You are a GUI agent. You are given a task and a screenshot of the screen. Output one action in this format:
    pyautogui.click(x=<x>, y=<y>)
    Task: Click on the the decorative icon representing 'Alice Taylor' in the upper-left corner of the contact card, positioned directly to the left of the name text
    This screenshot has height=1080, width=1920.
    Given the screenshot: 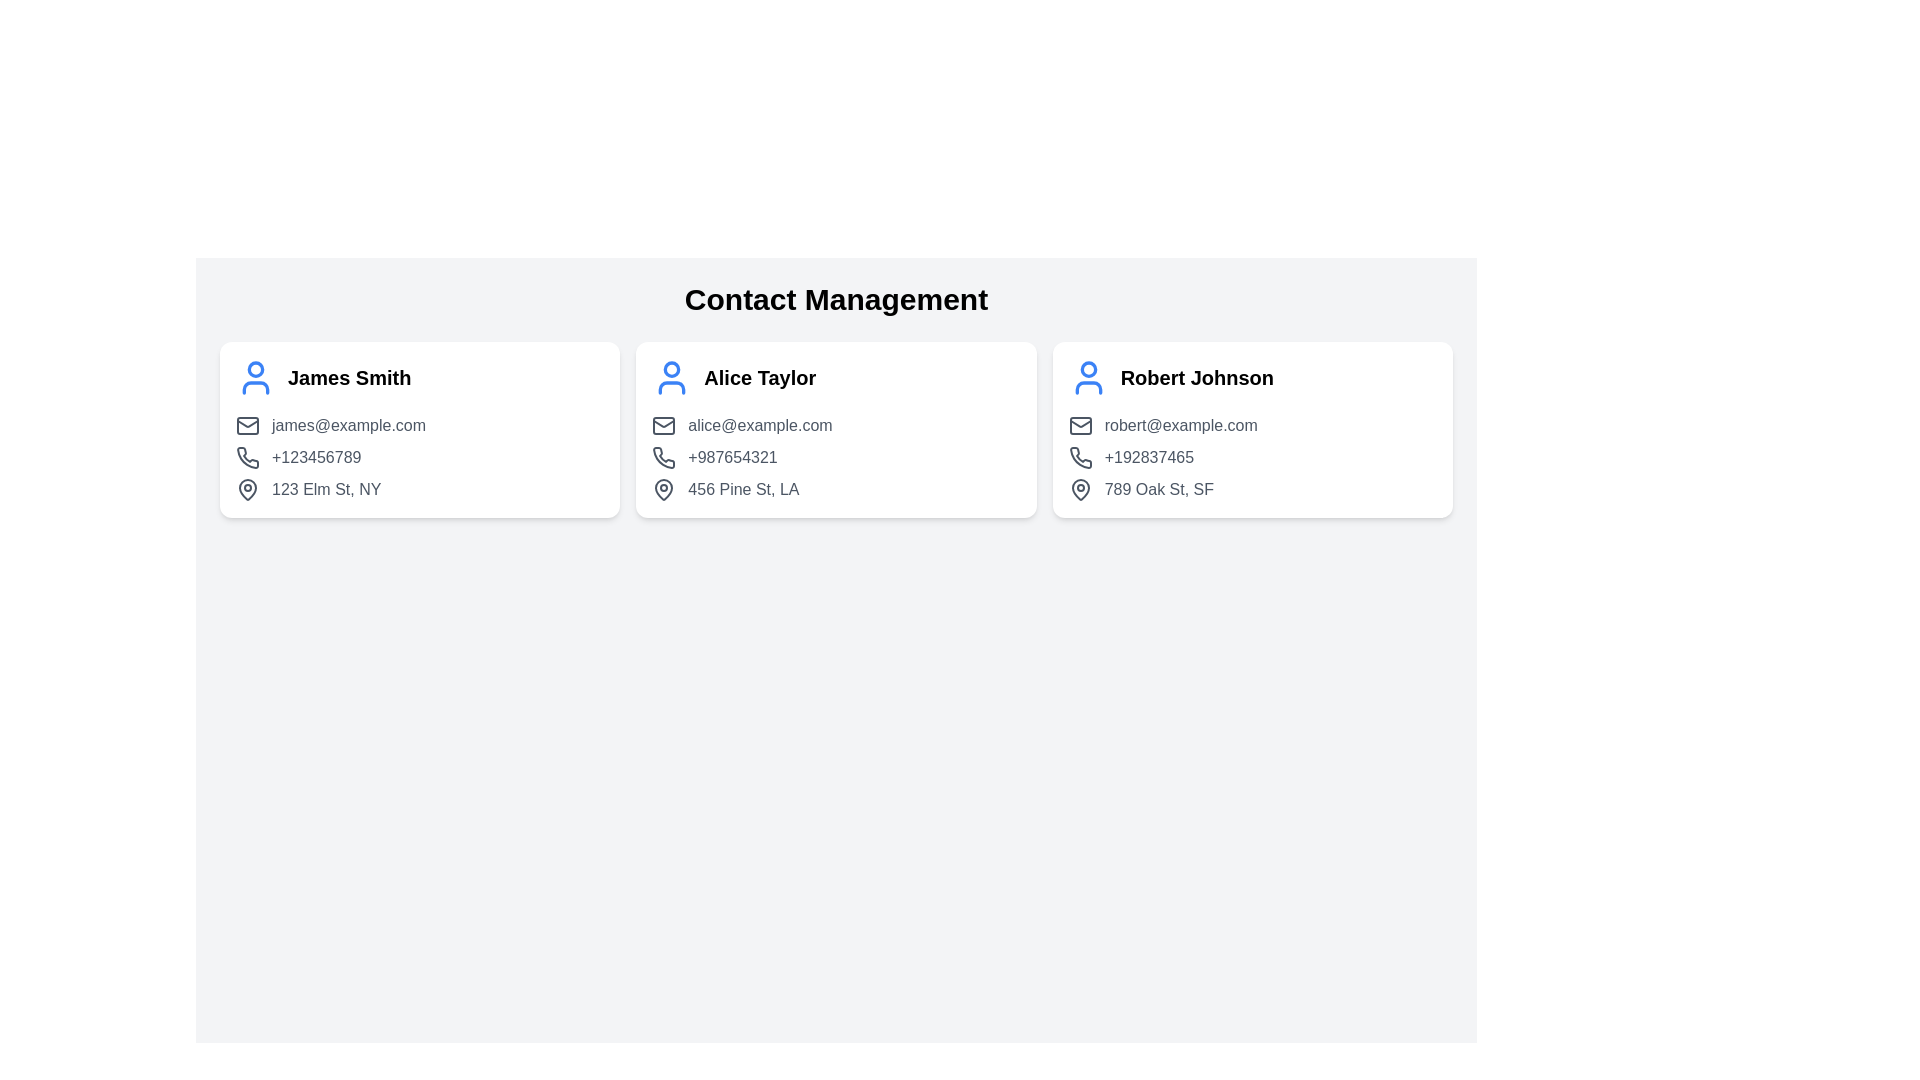 What is the action you would take?
    pyautogui.click(x=672, y=378)
    